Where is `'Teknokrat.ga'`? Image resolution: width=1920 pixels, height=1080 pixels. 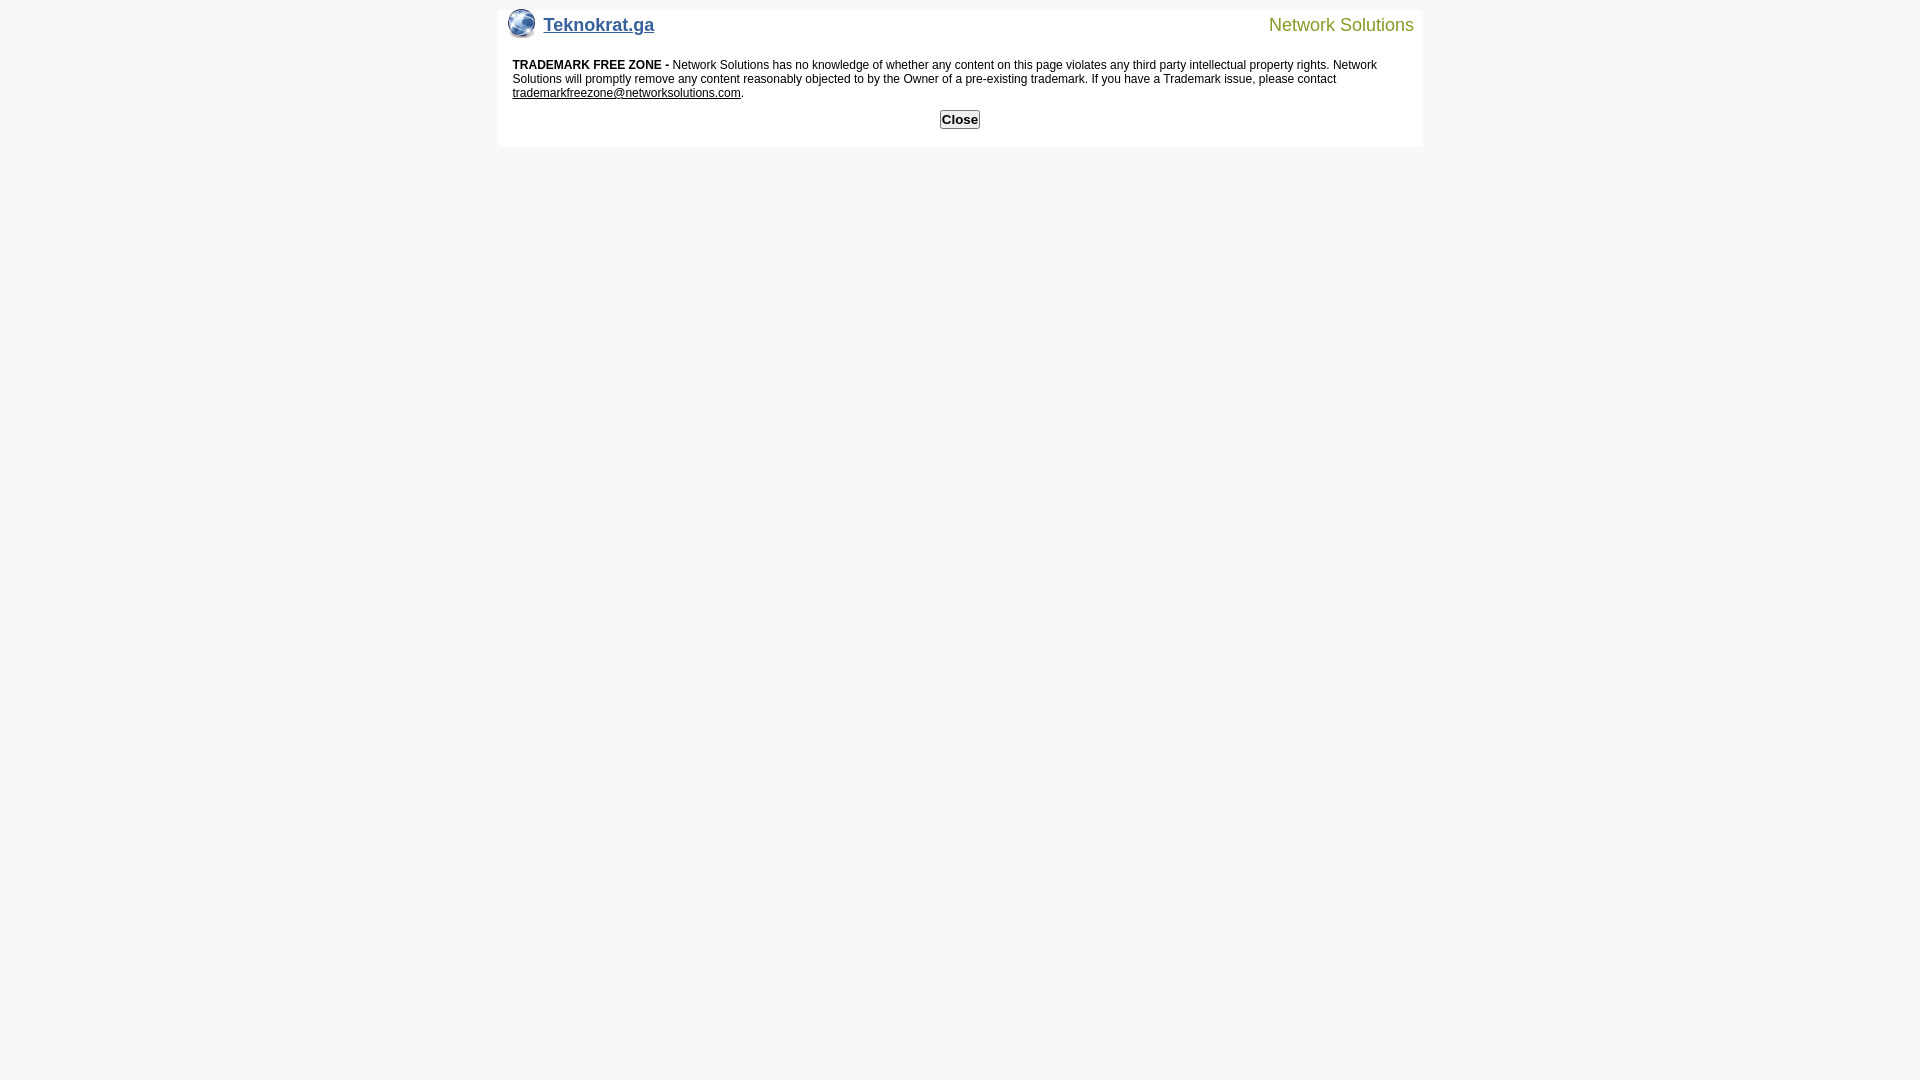
'Teknokrat.ga' is located at coordinates (580, 29).